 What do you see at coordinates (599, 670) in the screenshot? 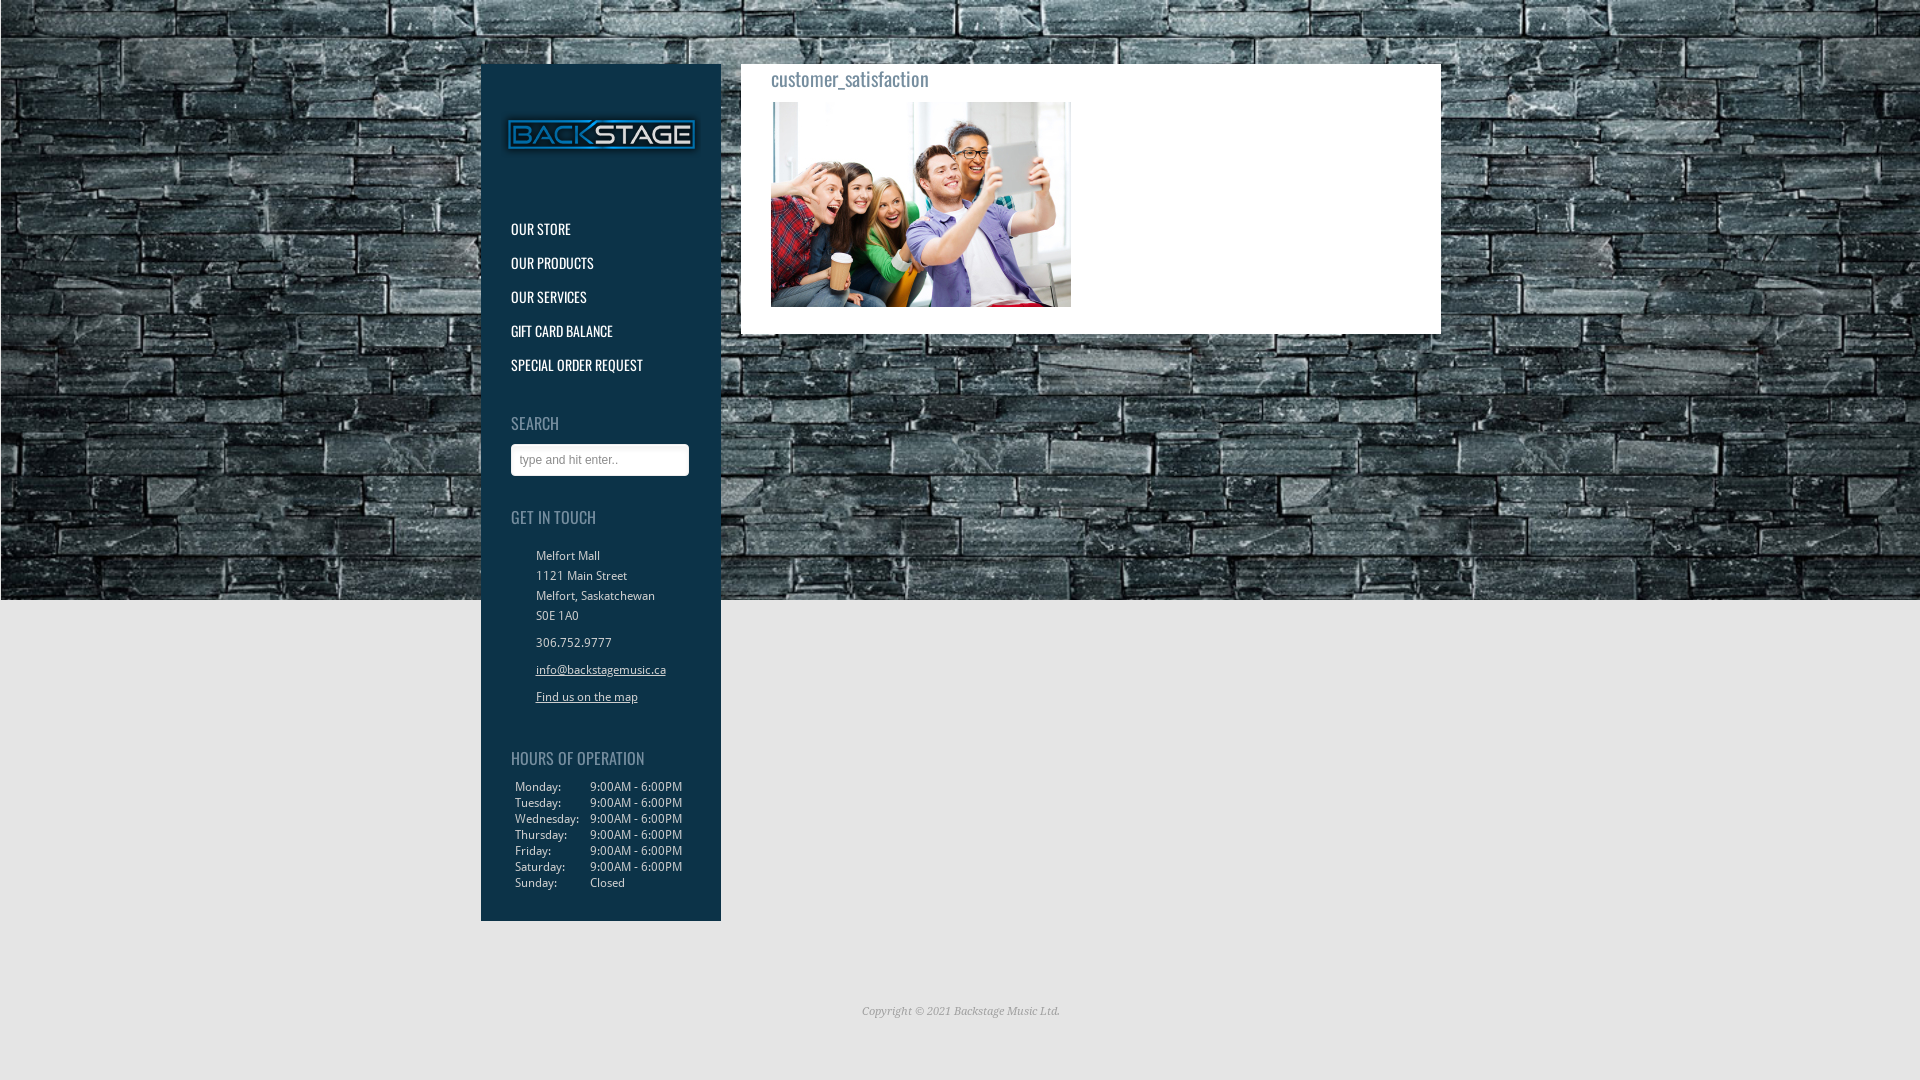
I see `'info@backstagemusic.ca'` at bounding box center [599, 670].